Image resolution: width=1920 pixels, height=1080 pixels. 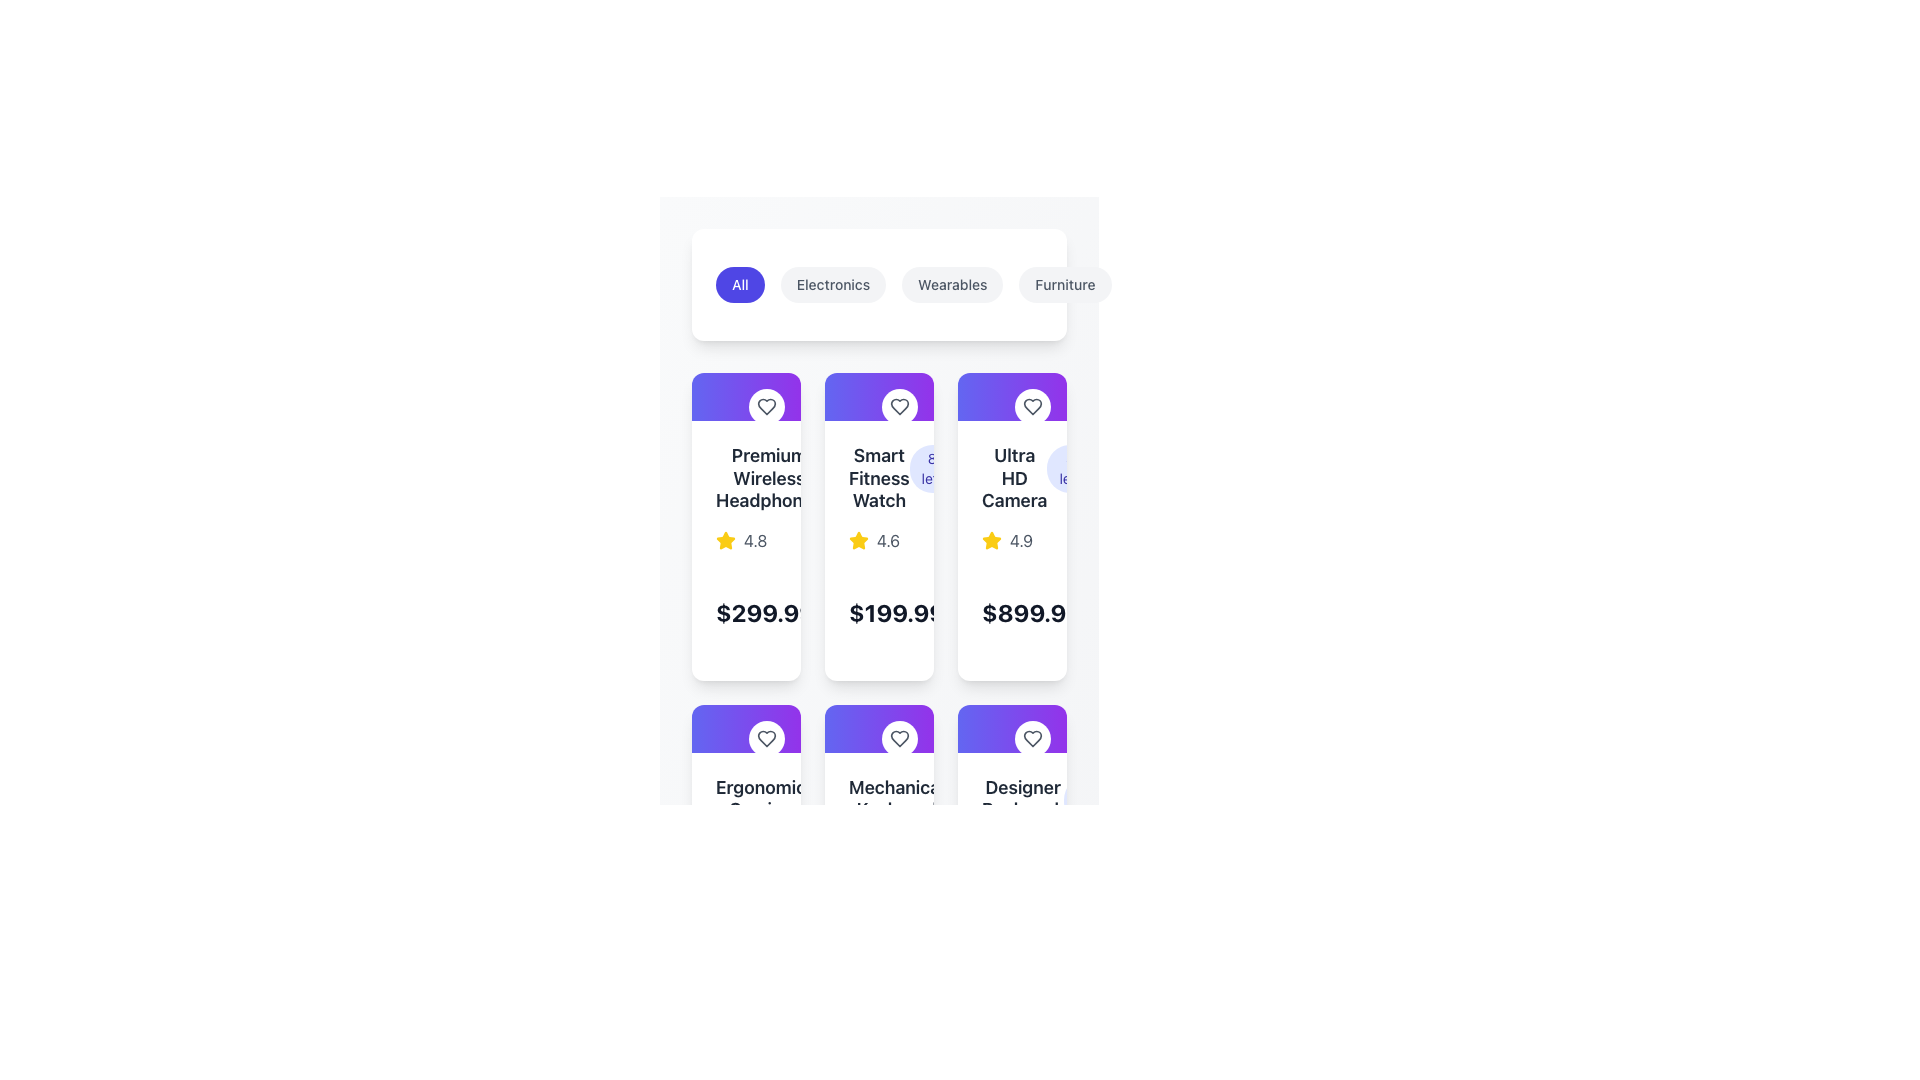 What do you see at coordinates (1032, 406) in the screenshot?
I see `the heart icon button located at the top-right corner inside the card of 'Ultra HD Camera'` at bounding box center [1032, 406].